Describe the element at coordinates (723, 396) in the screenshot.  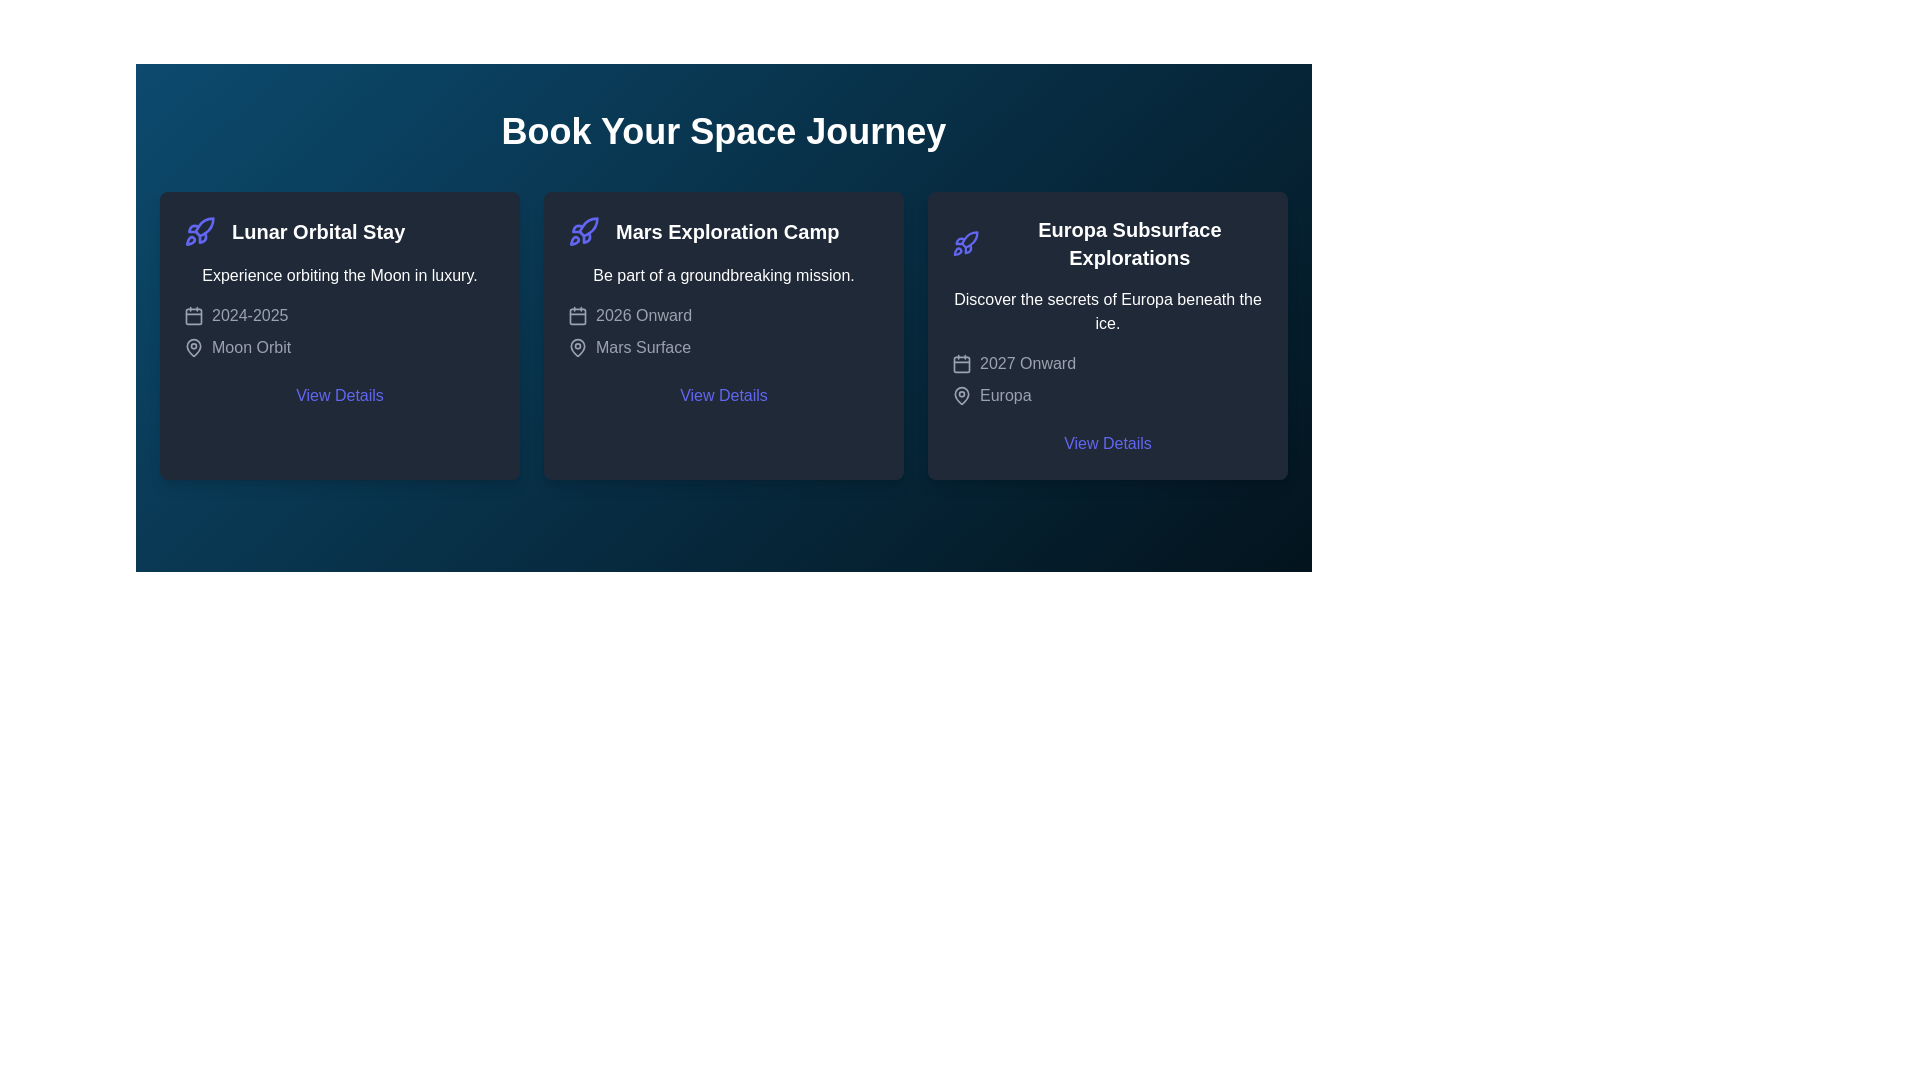
I see `the blue hyperlinked text 'View Details' at the bottom of the 'Mars Exploration Camp' card` at that location.